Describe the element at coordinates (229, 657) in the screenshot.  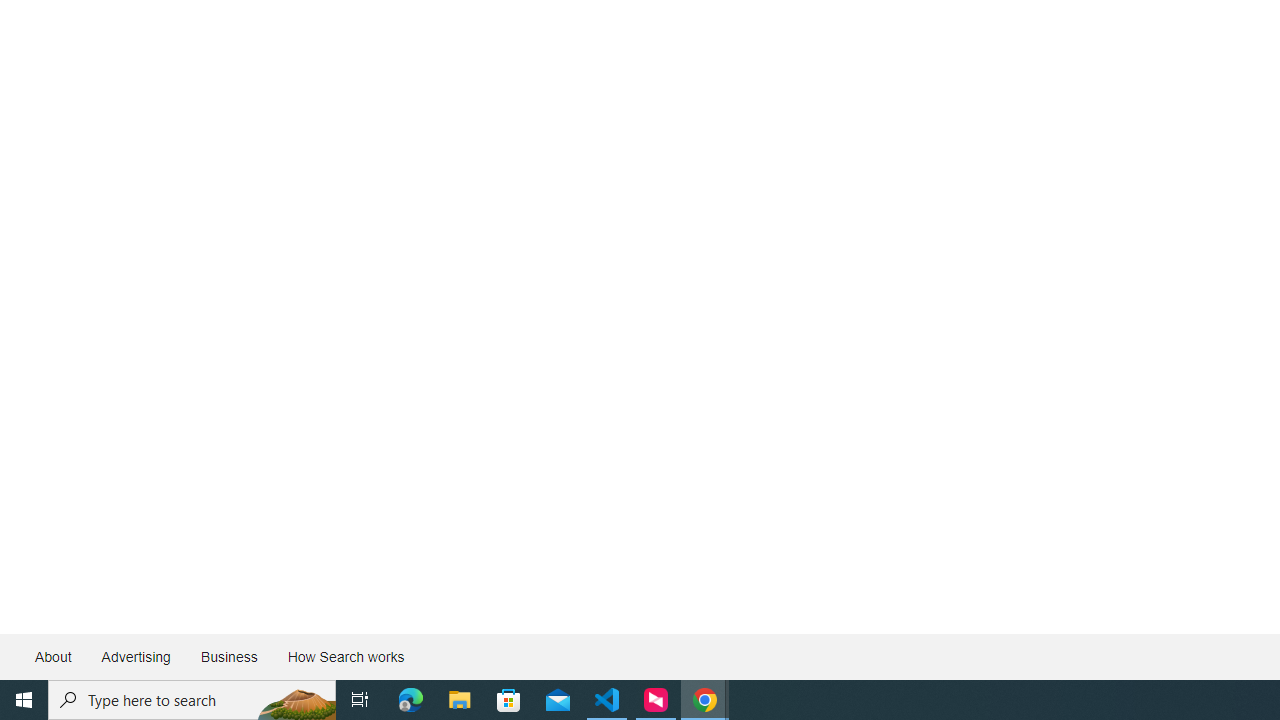
I see `'Business'` at that location.